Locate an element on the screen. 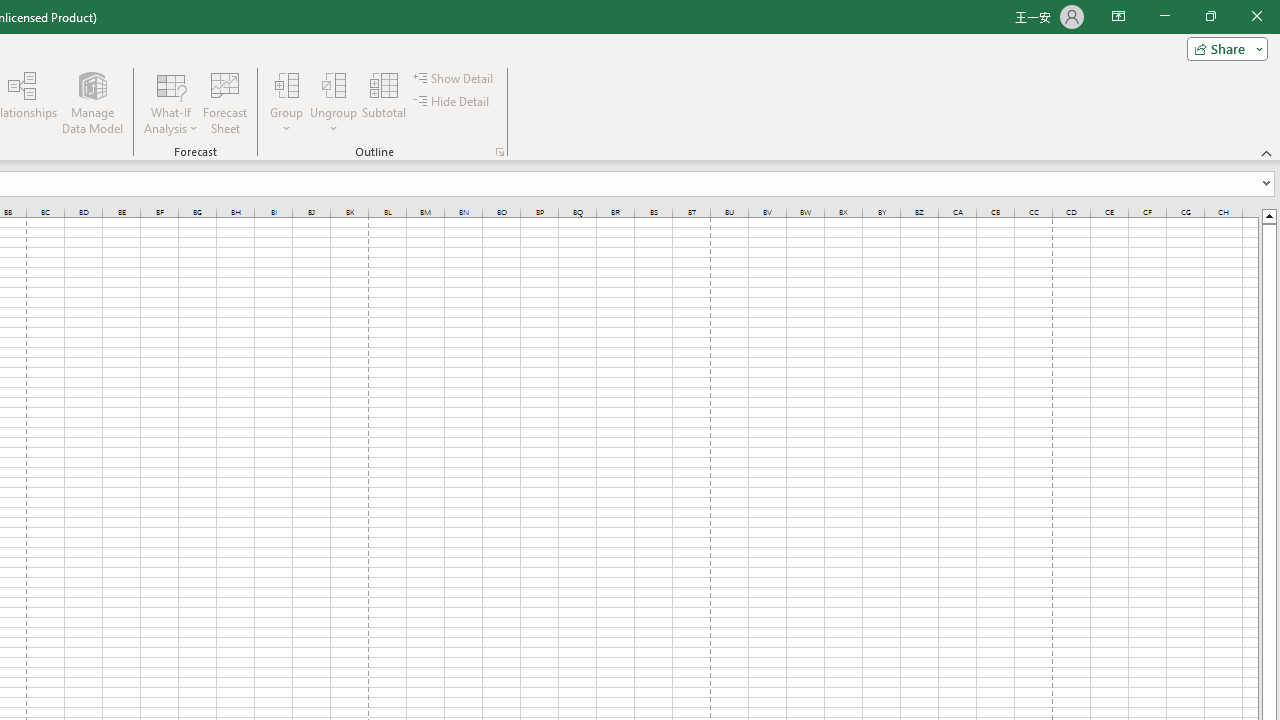  'Line up' is located at coordinates (1268, 215).